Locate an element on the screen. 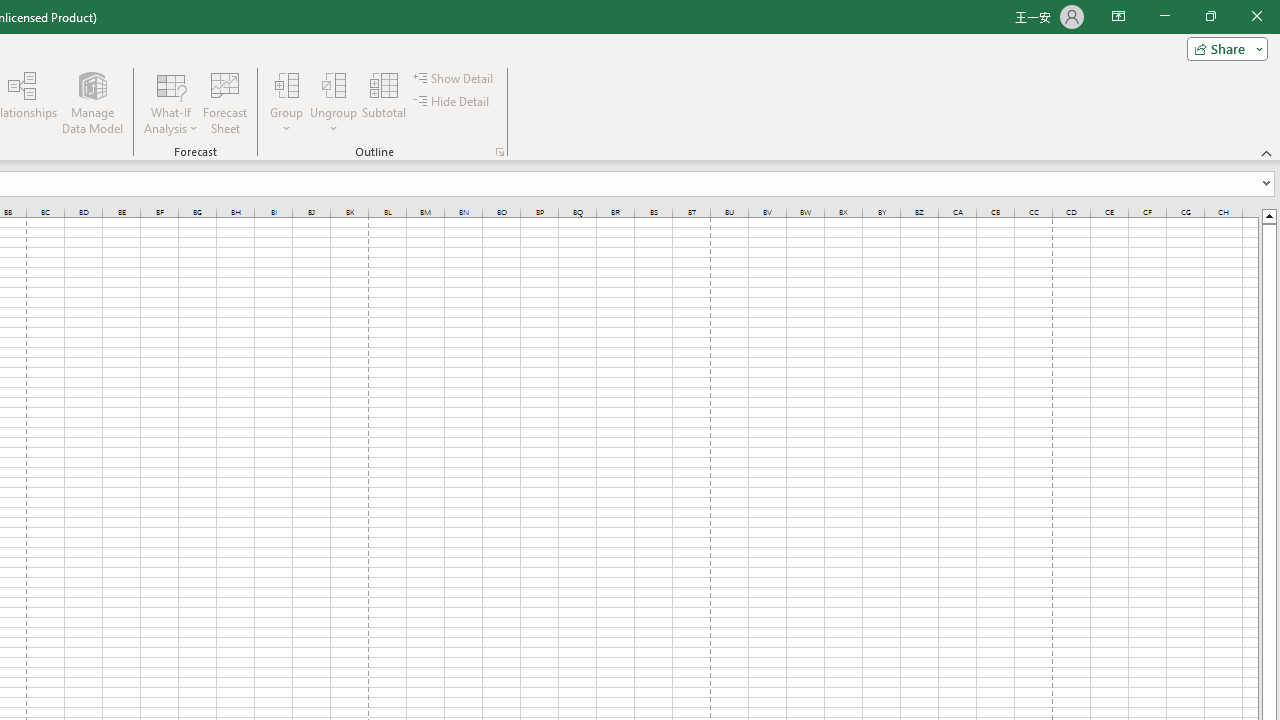  'Line up' is located at coordinates (1268, 215).